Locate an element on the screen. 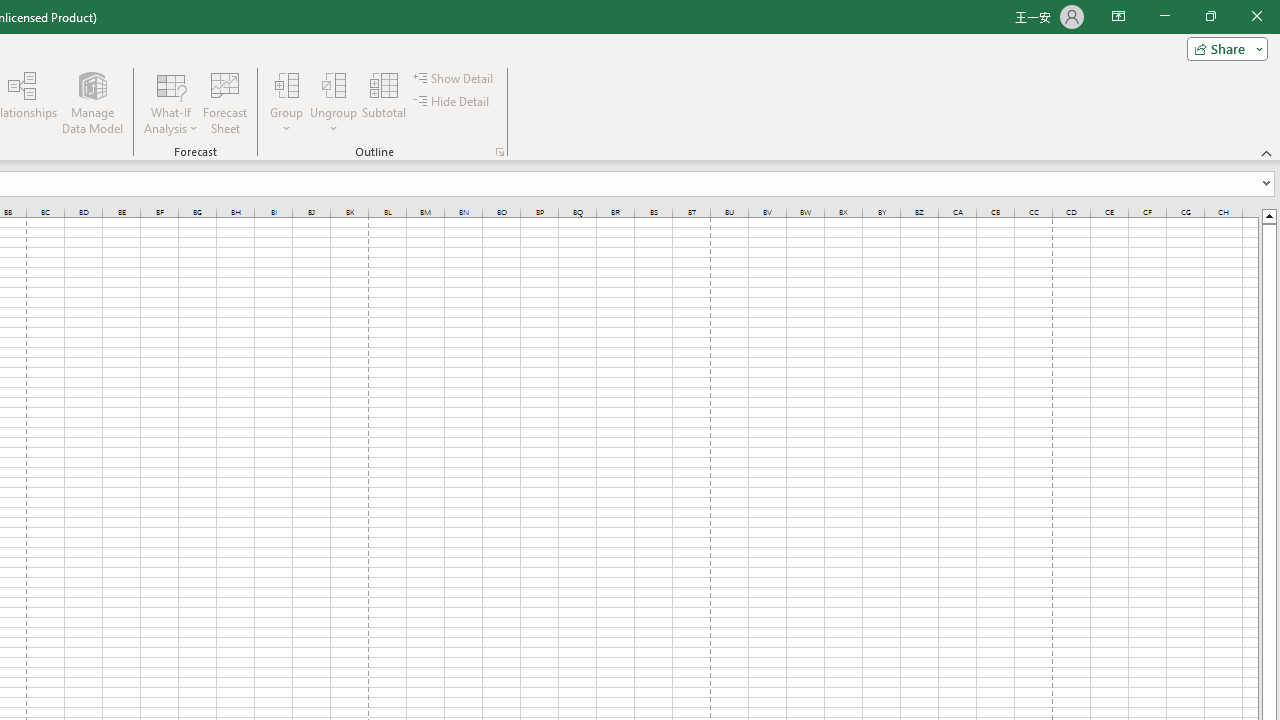  'Line up' is located at coordinates (1268, 215).